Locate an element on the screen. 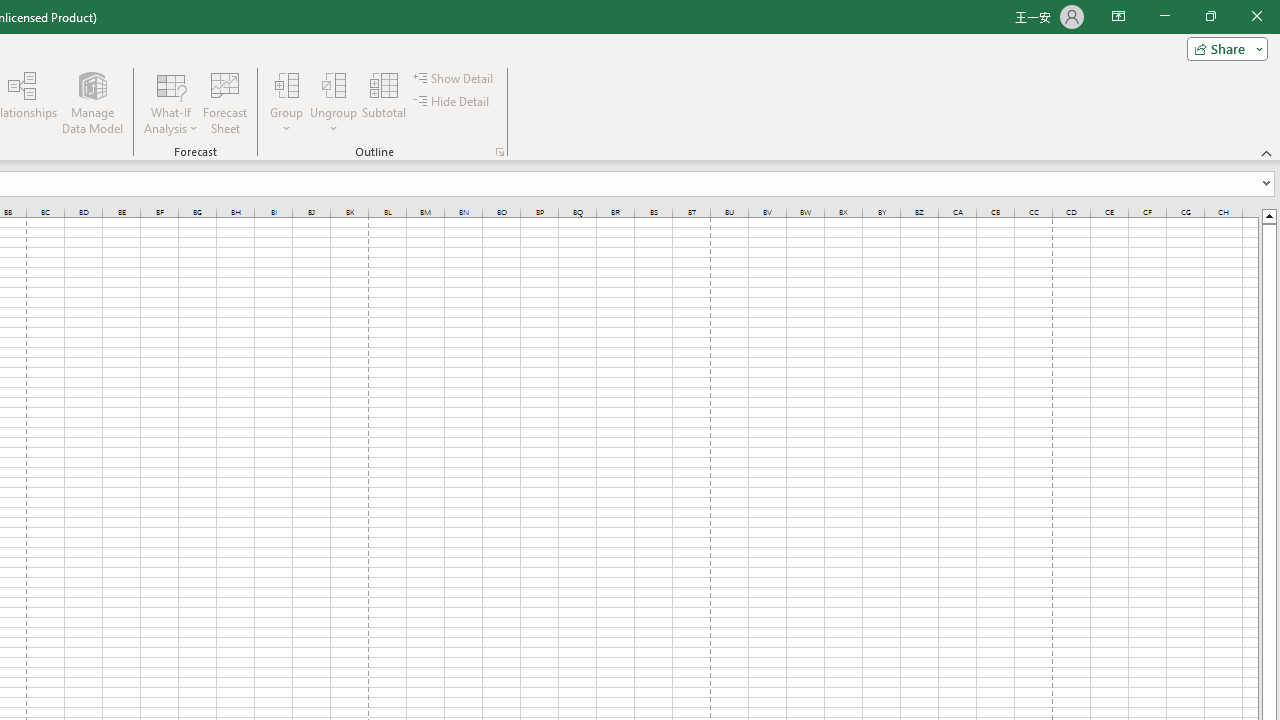  'Line up' is located at coordinates (1268, 215).